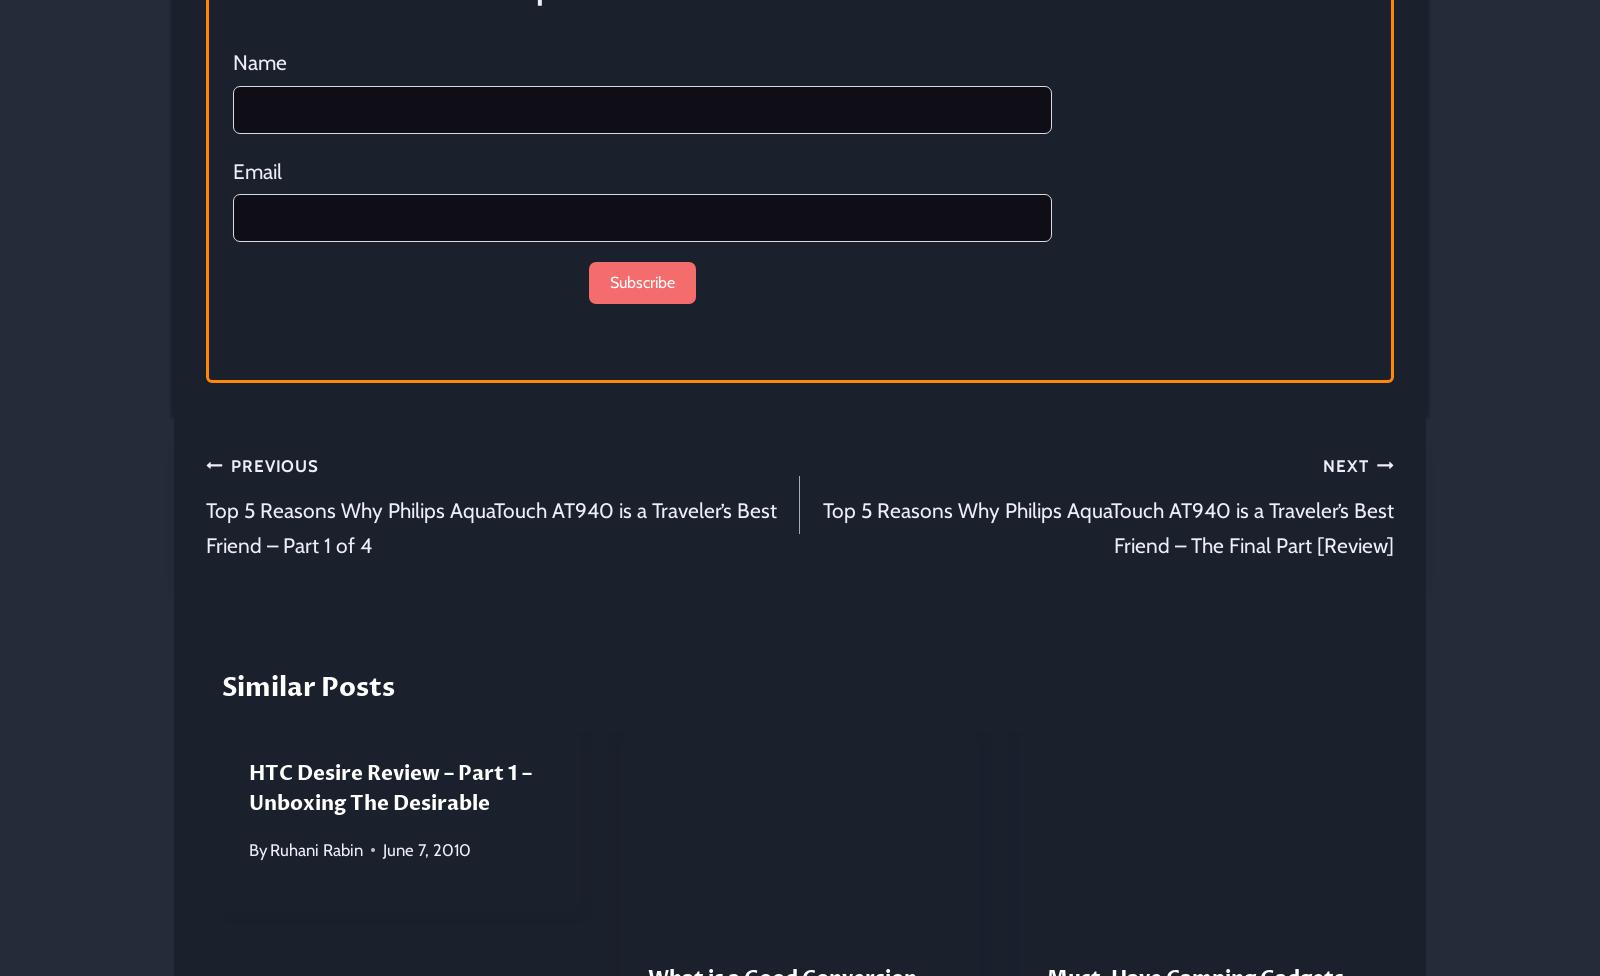 Image resolution: width=1600 pixels, height=976 pixels. What do you see at coordinates (608, 281) in the screenshot?
I see `'Subscribe'` at bounding box center [608, 281].